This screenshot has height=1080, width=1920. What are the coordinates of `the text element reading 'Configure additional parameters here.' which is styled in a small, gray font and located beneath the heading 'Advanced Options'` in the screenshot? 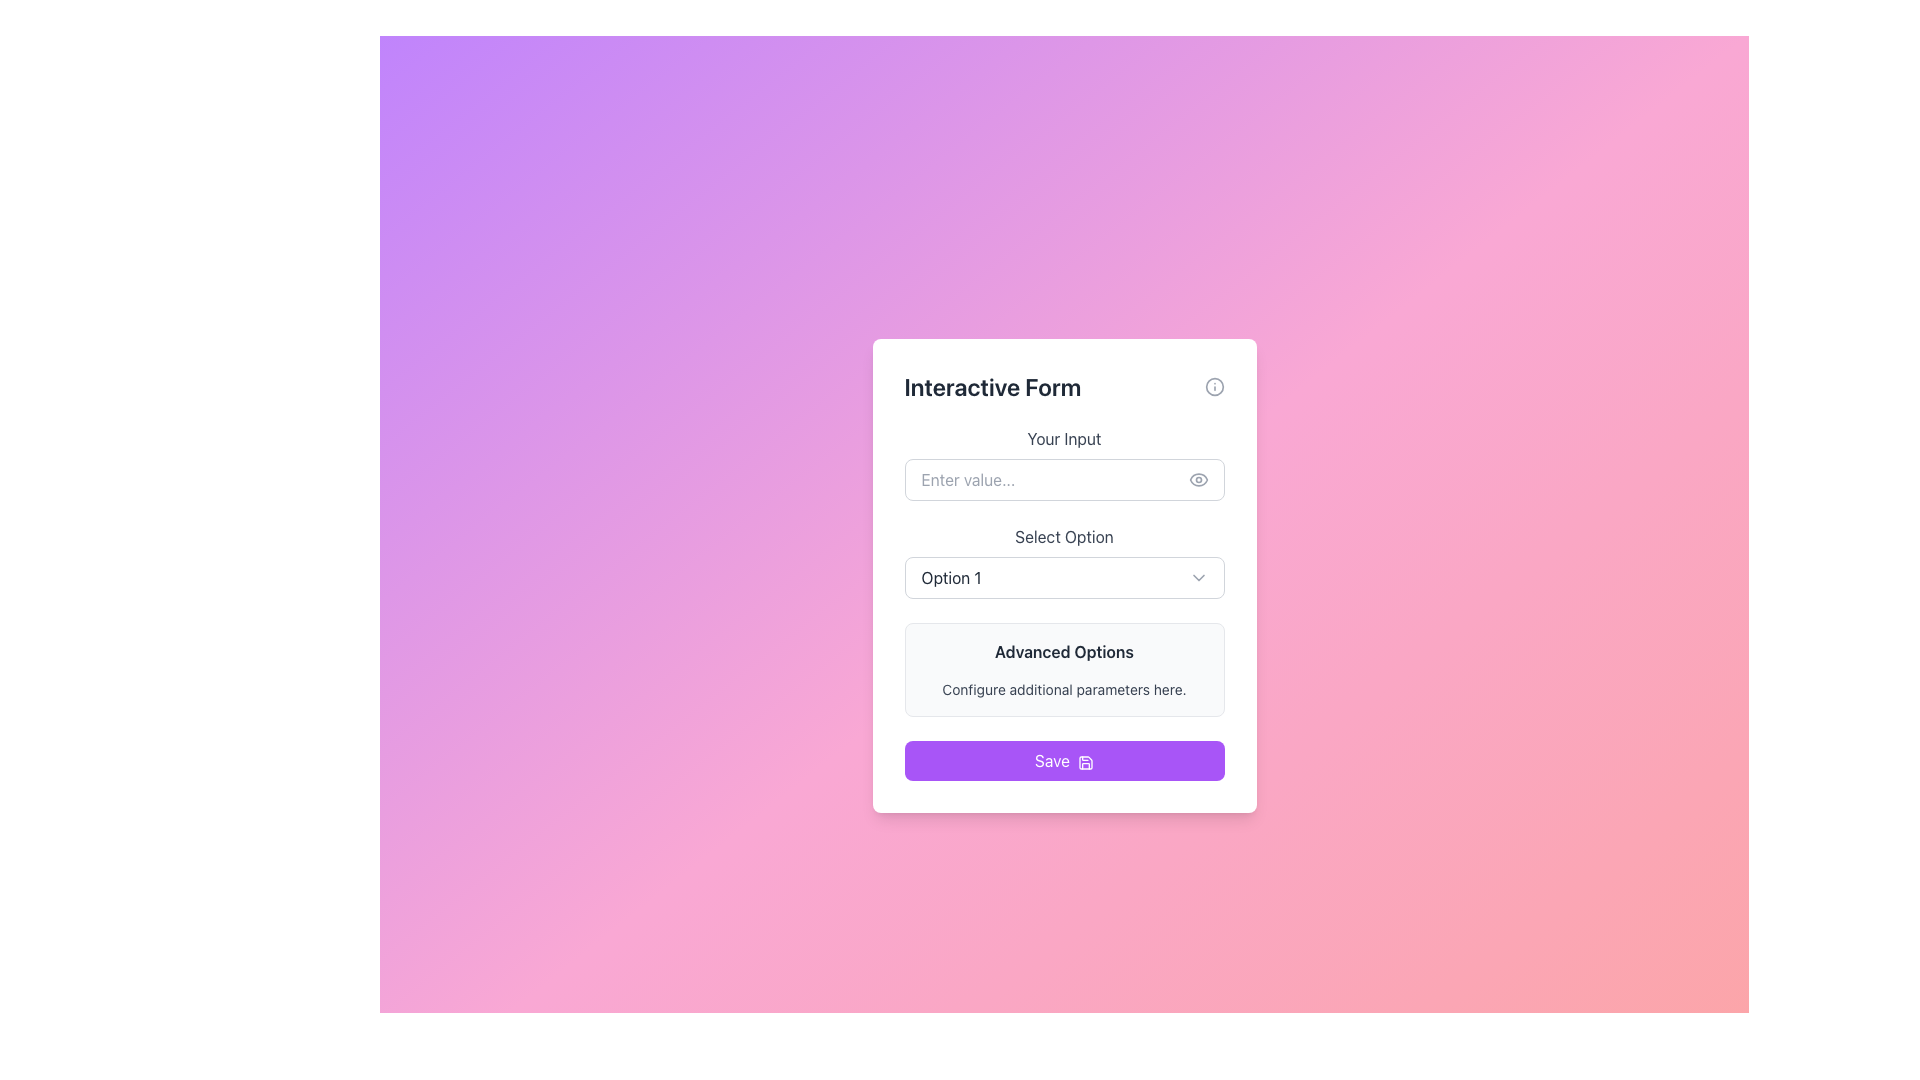 It's located at (1063, 689).